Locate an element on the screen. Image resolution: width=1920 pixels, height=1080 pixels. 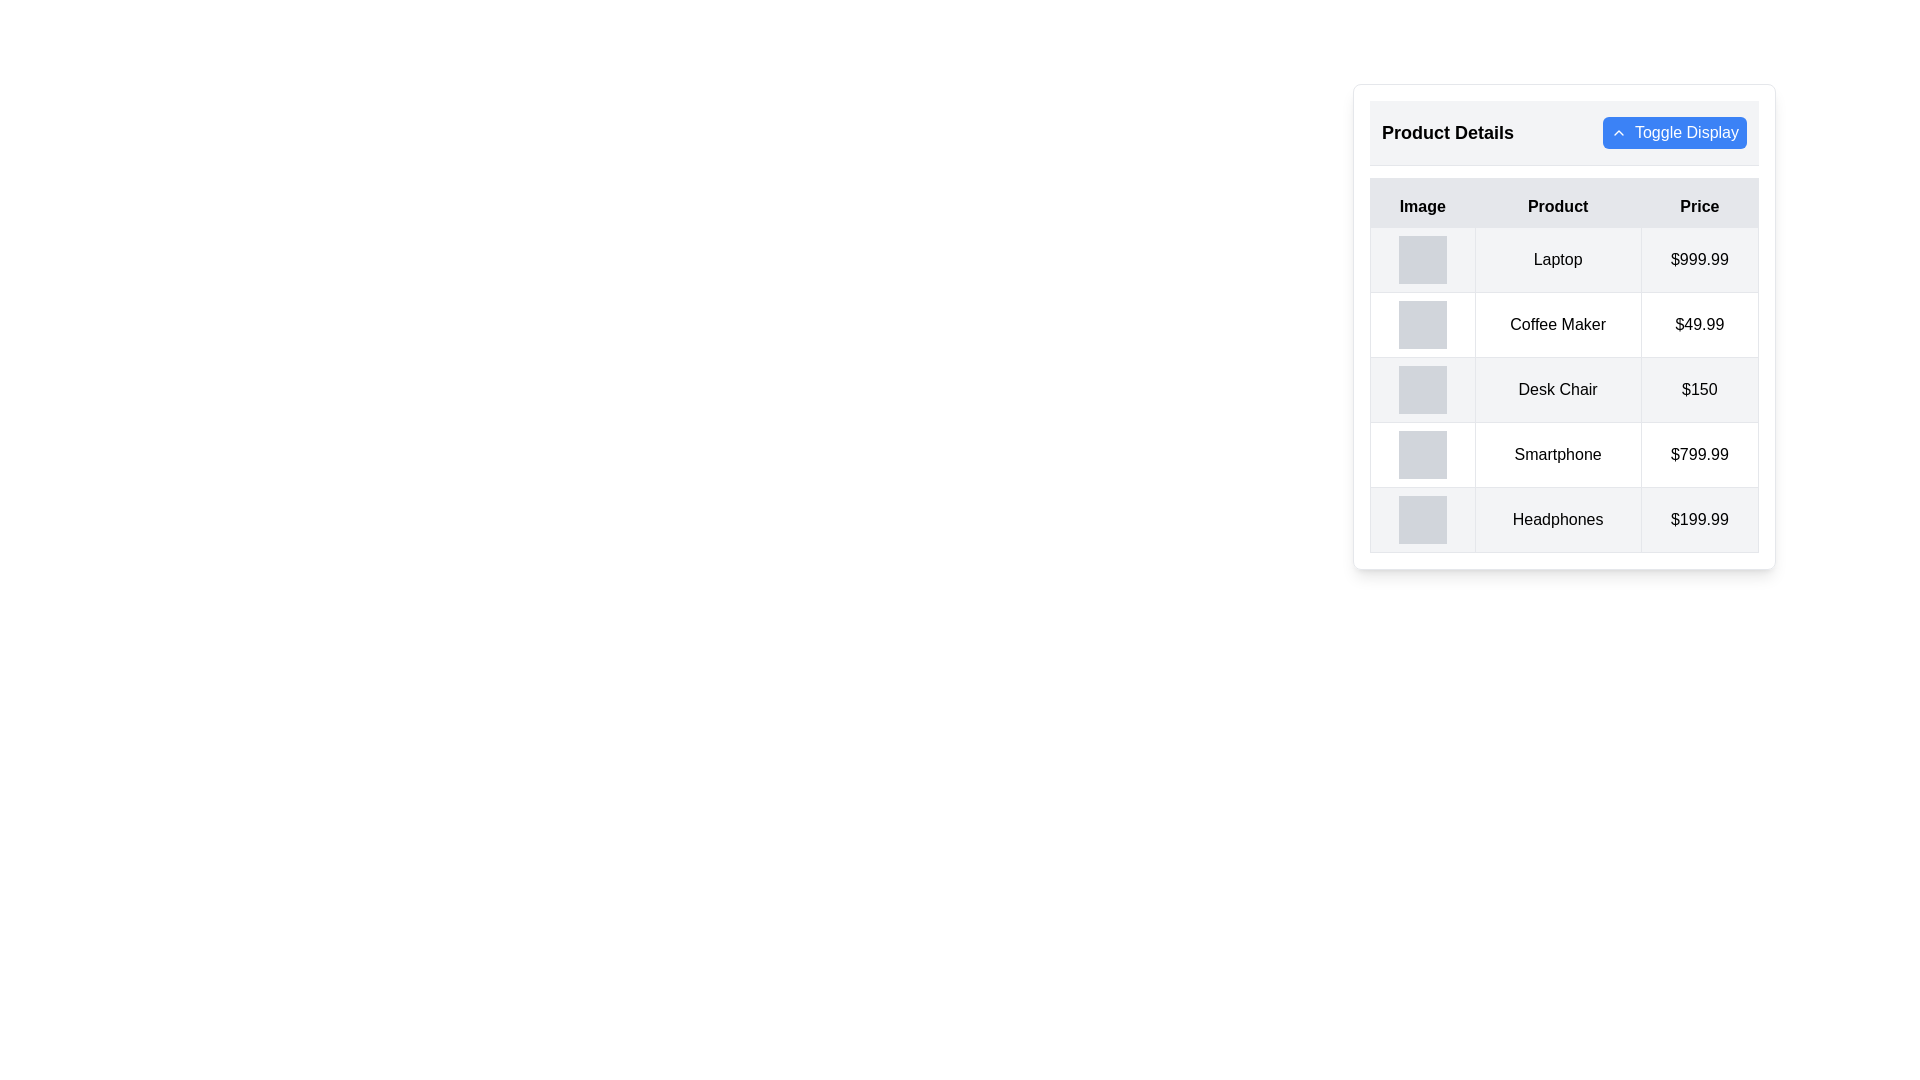
the numeric price label displaying '$49.99' for the Coffee Maker in the multi-column table is located at coordinates (1698, 323).